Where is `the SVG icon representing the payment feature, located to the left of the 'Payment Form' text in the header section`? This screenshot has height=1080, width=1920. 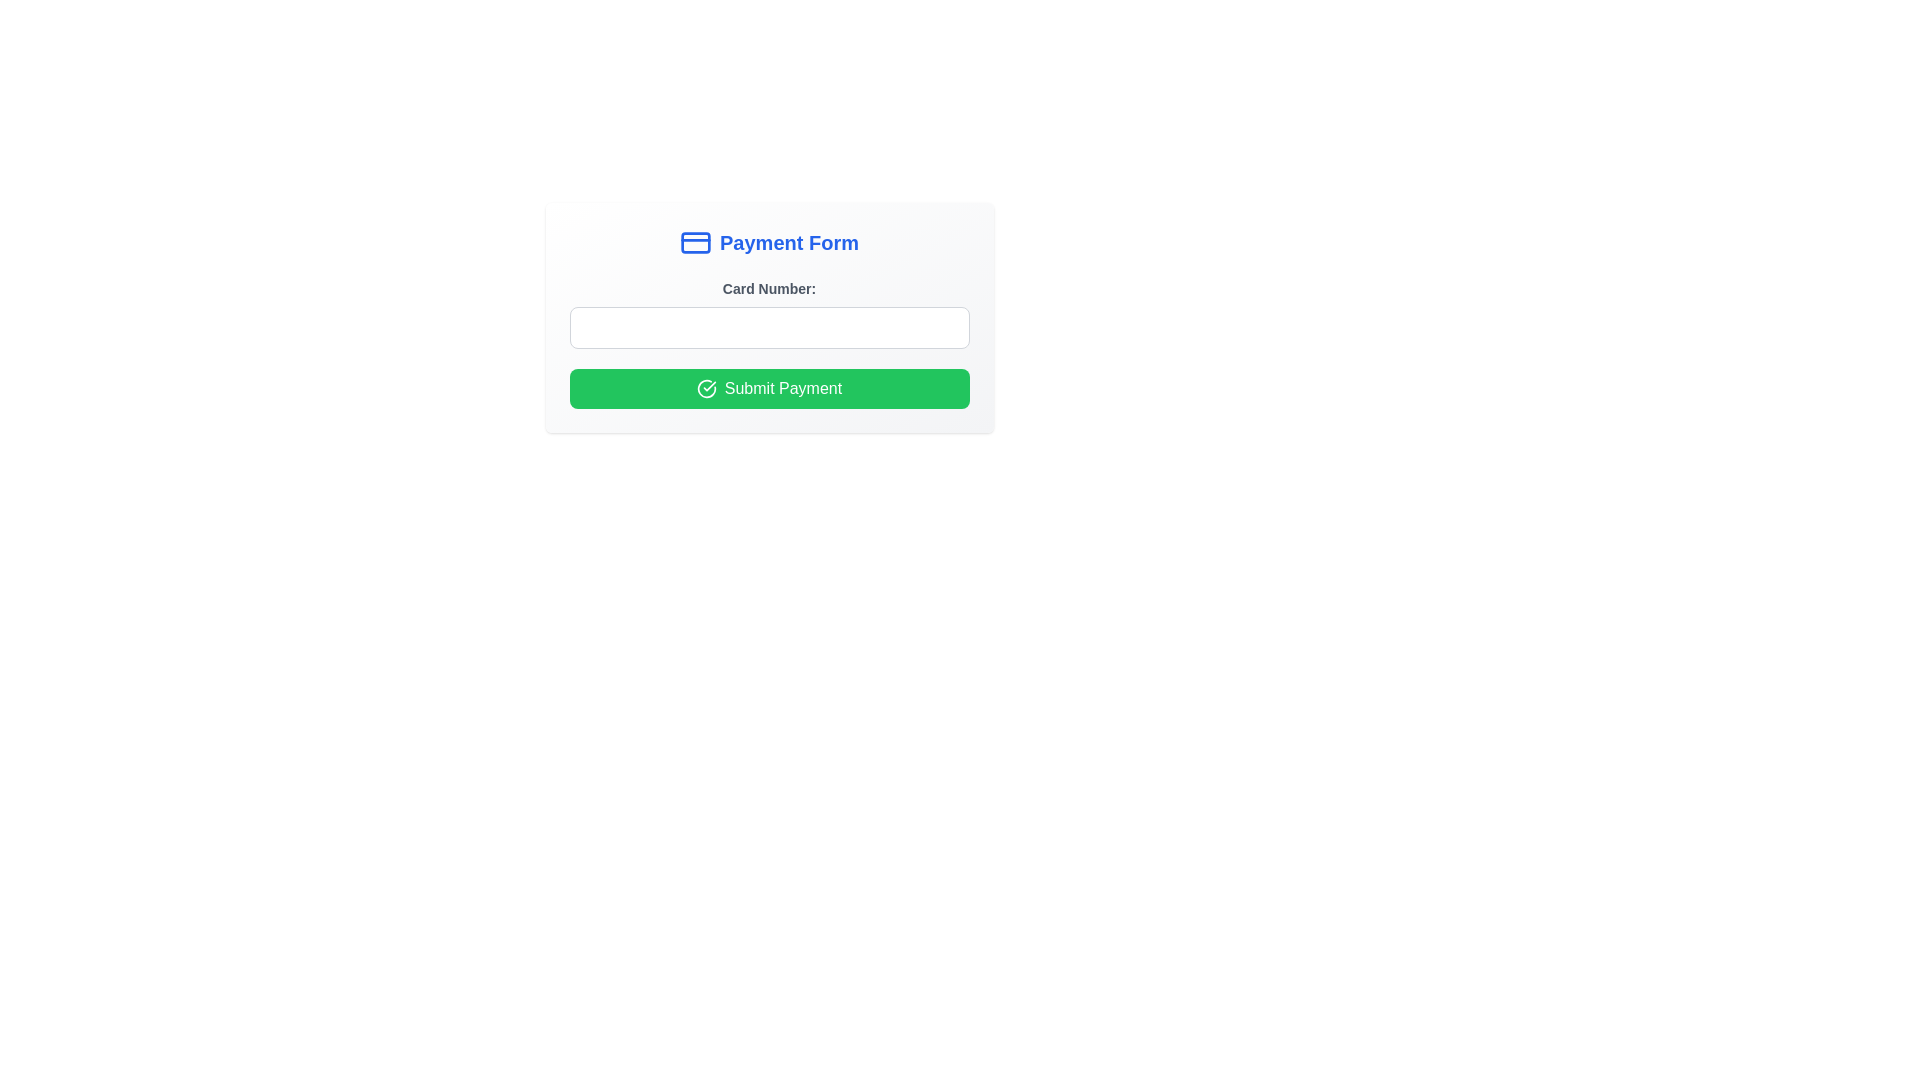 the SVG icon representing the payment feature, located to the left of the 'Payment Form' text in the header section is located at coordinates (696, 242).